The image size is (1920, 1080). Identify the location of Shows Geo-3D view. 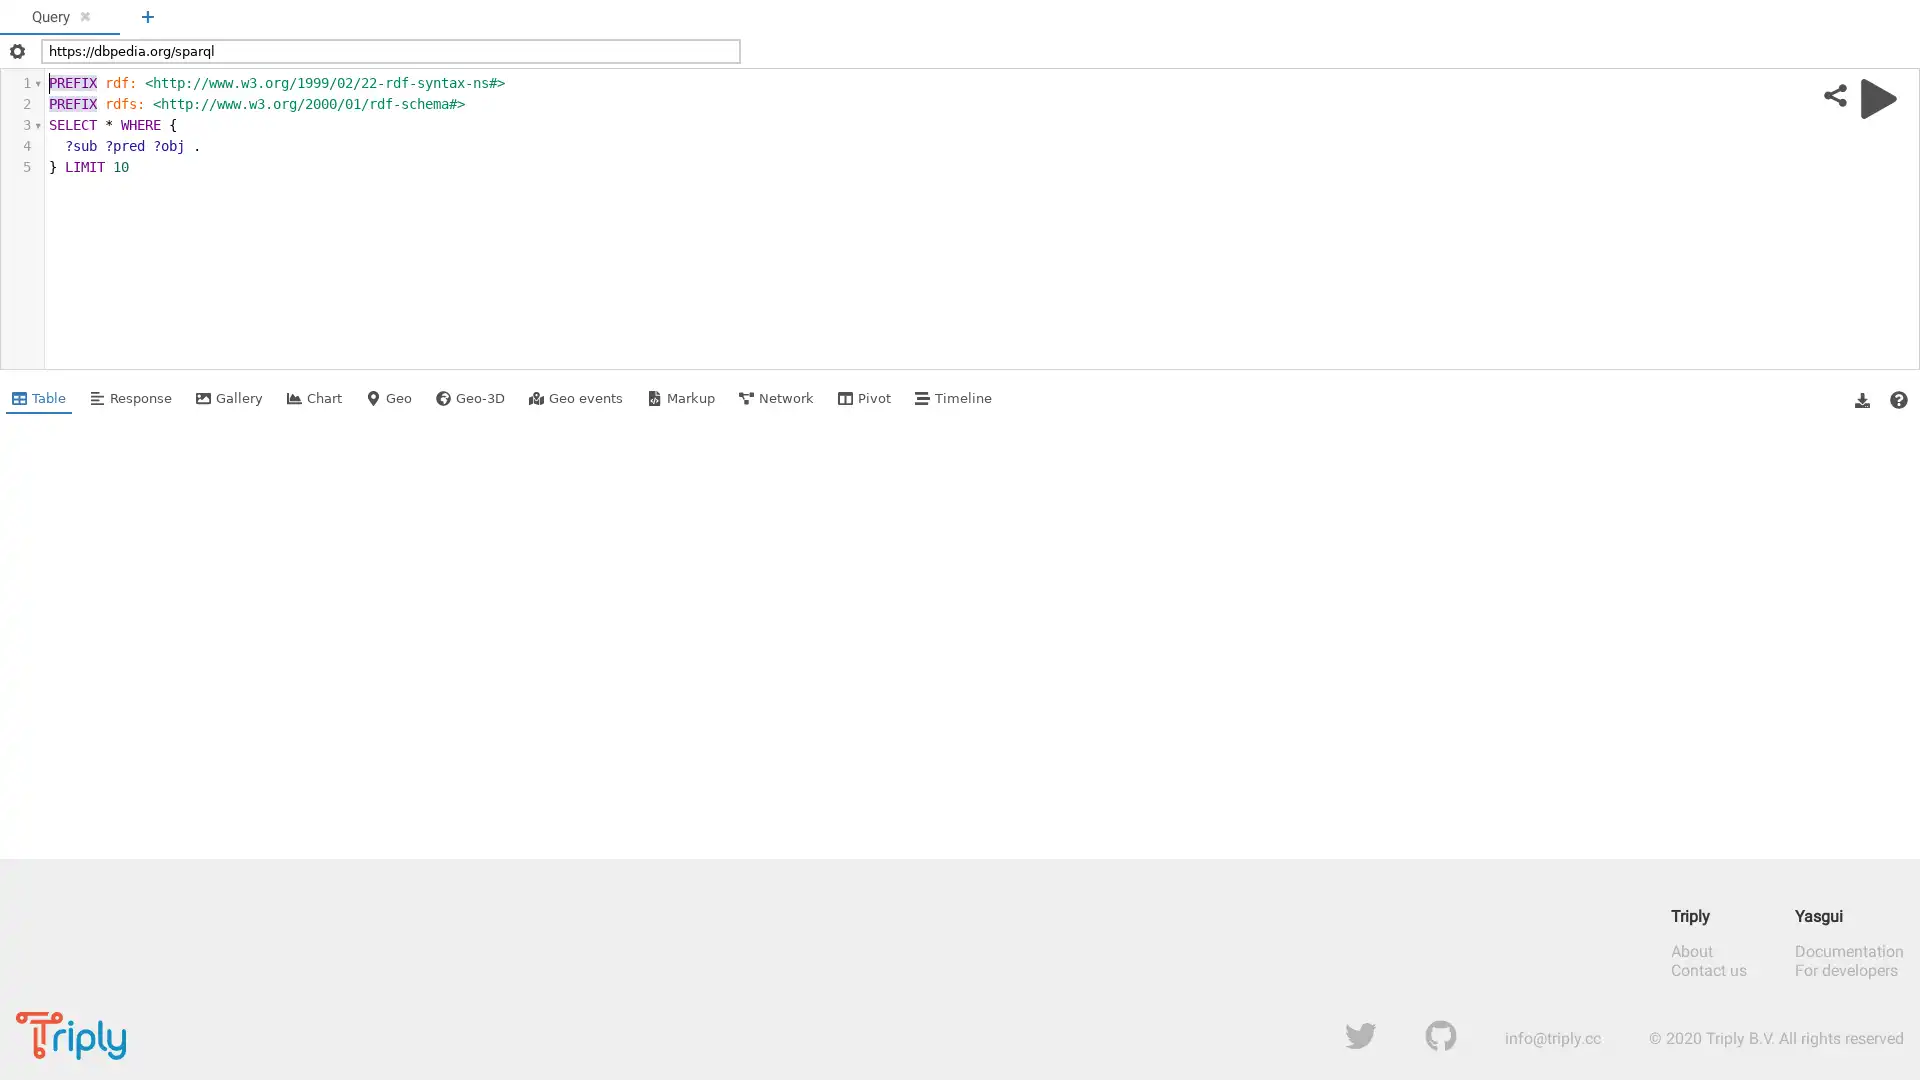
(469, 399).